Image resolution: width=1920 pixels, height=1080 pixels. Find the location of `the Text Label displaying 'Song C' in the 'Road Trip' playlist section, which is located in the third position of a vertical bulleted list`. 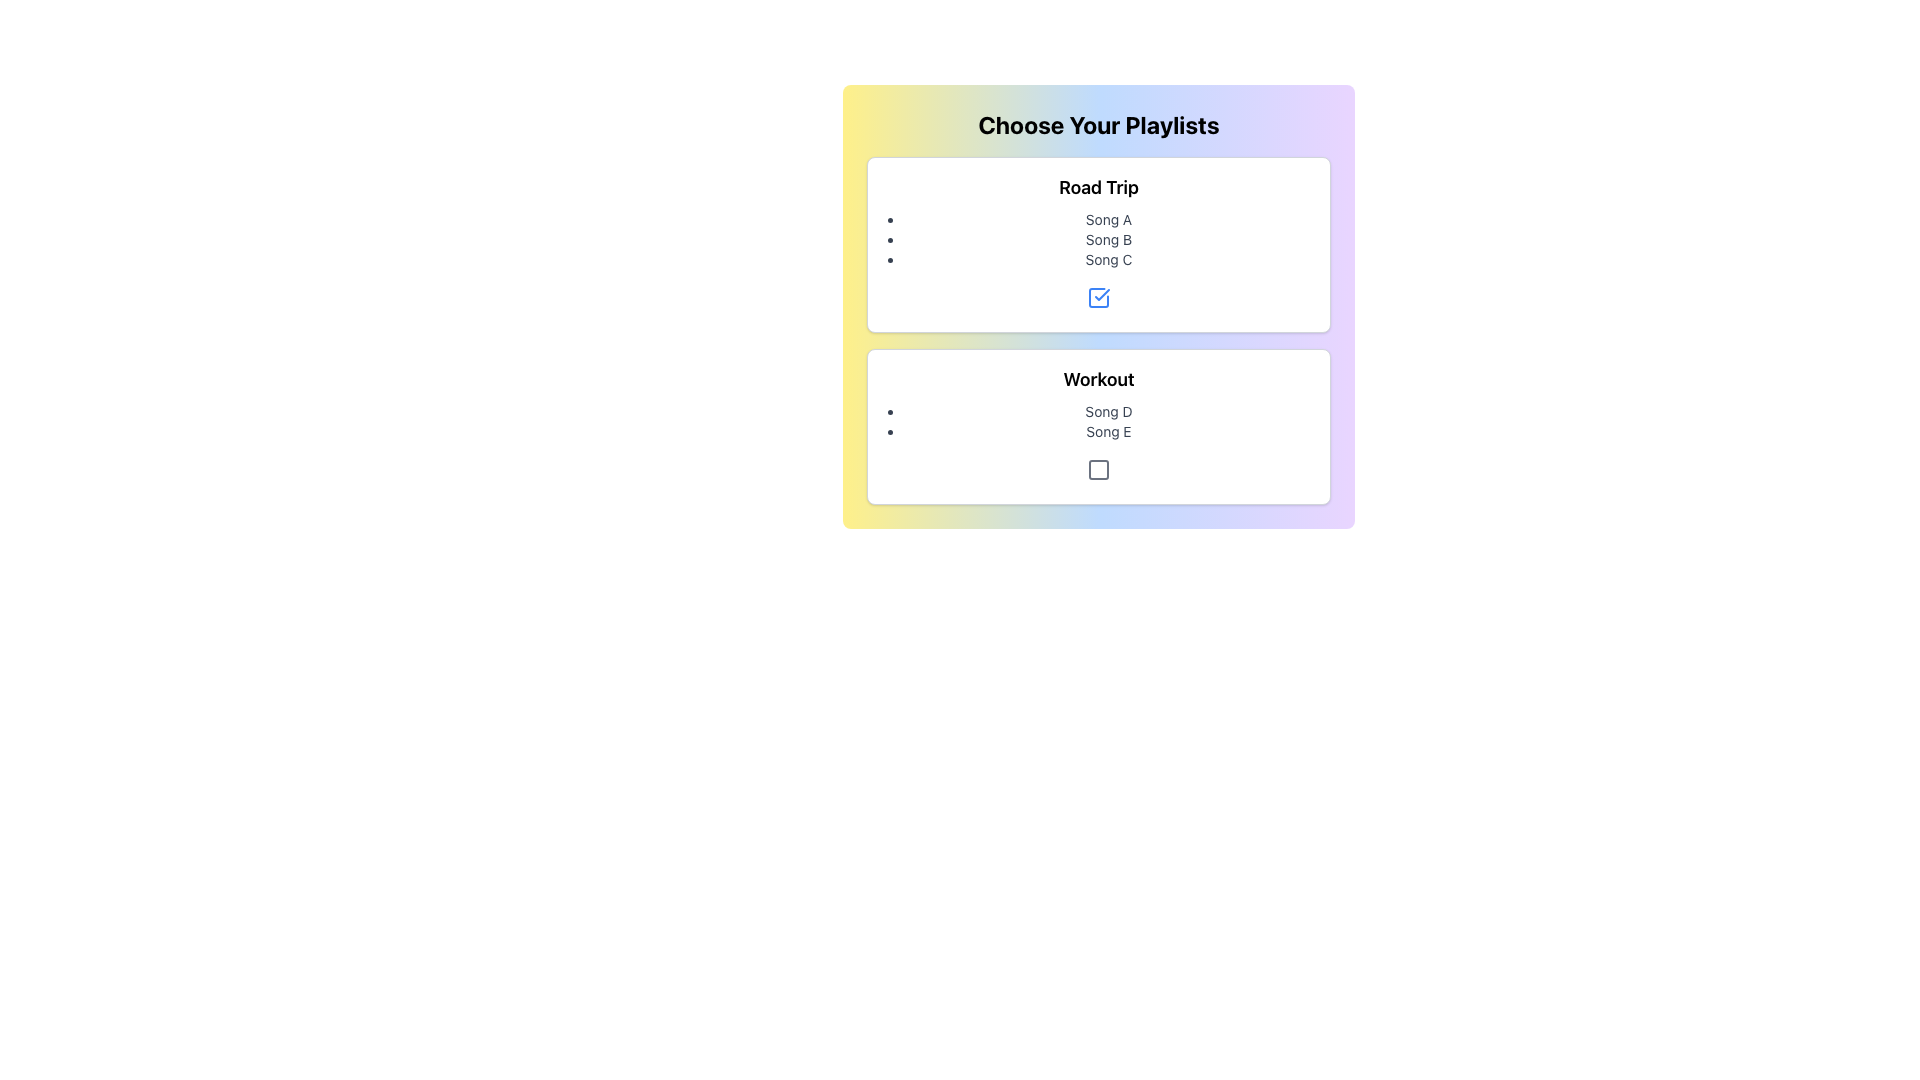

the Text Label displaying 'Song C' in the 'Road Trip' playlist section, which is located in the third position of a vertical bulleted list is located at coordinates (1107, 258).